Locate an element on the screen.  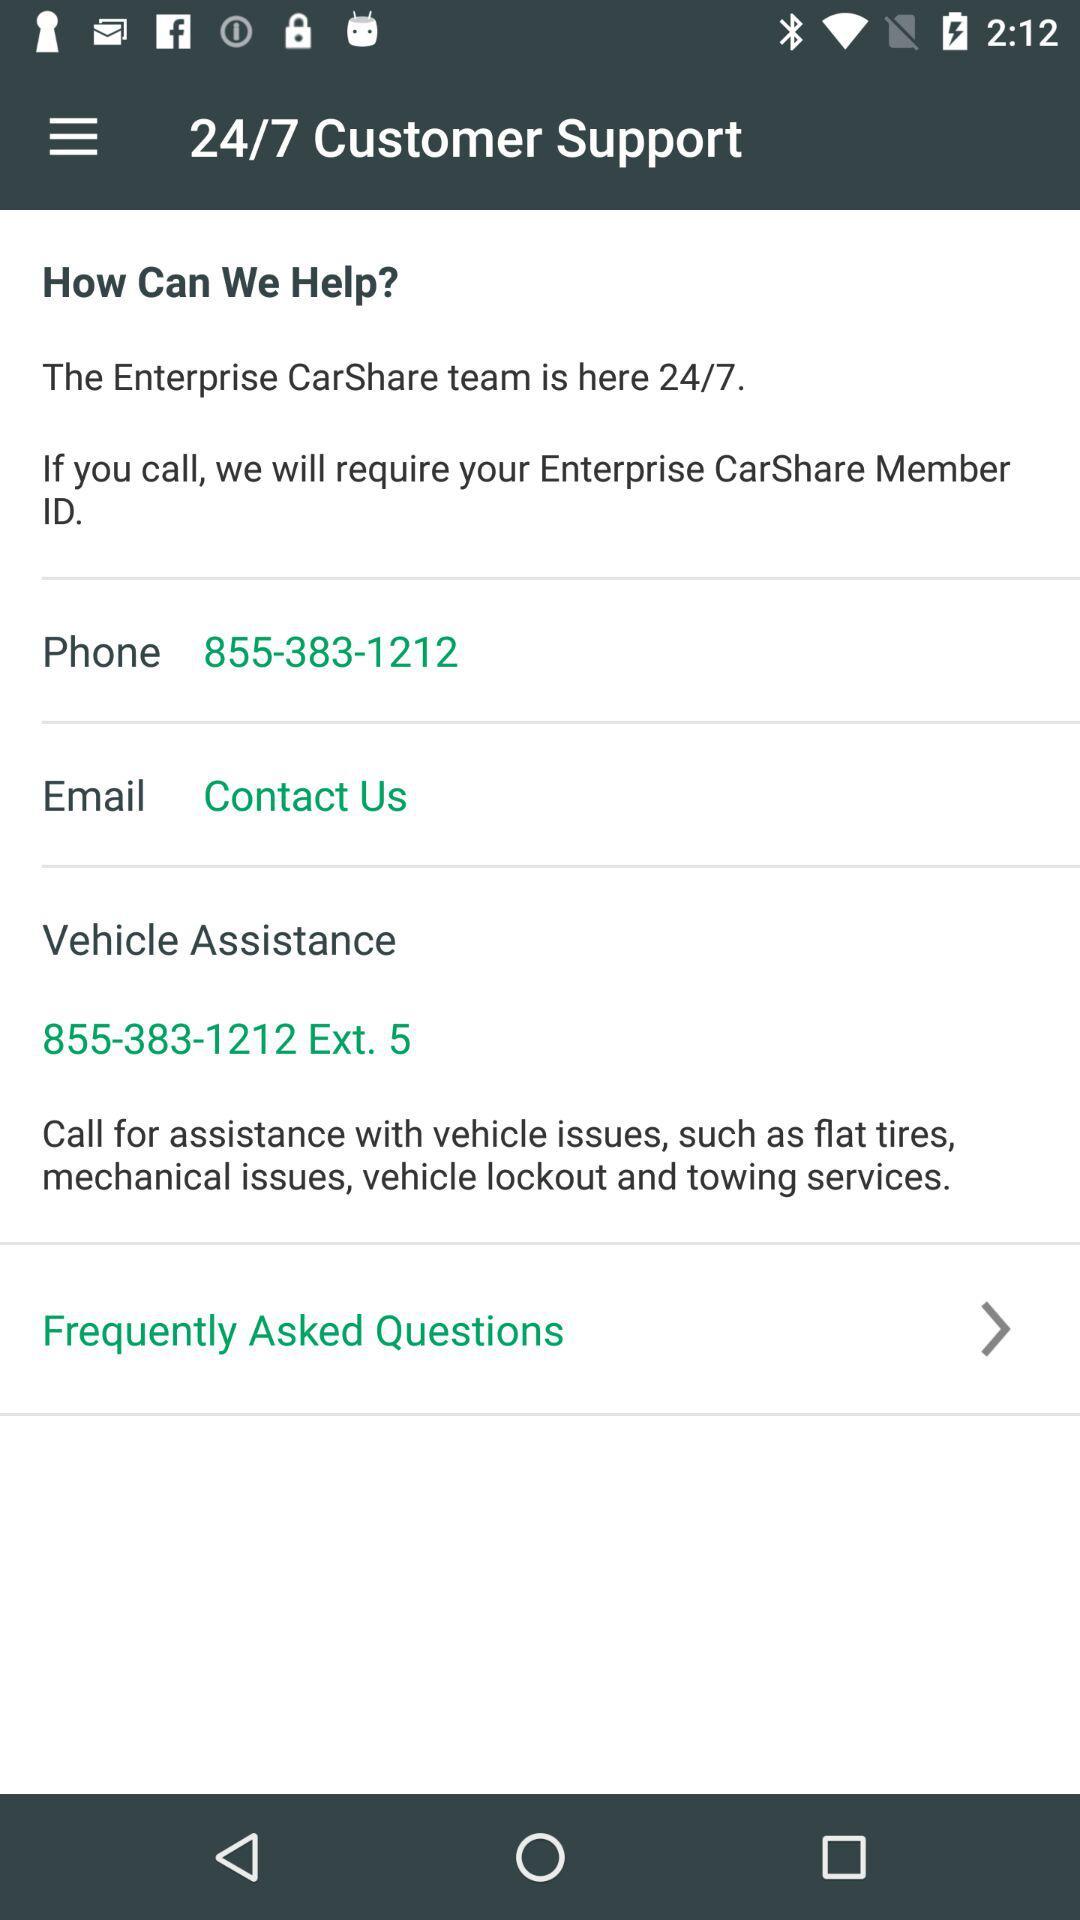
item next to the 24 7 customer item is located at coordinates (72, 135).